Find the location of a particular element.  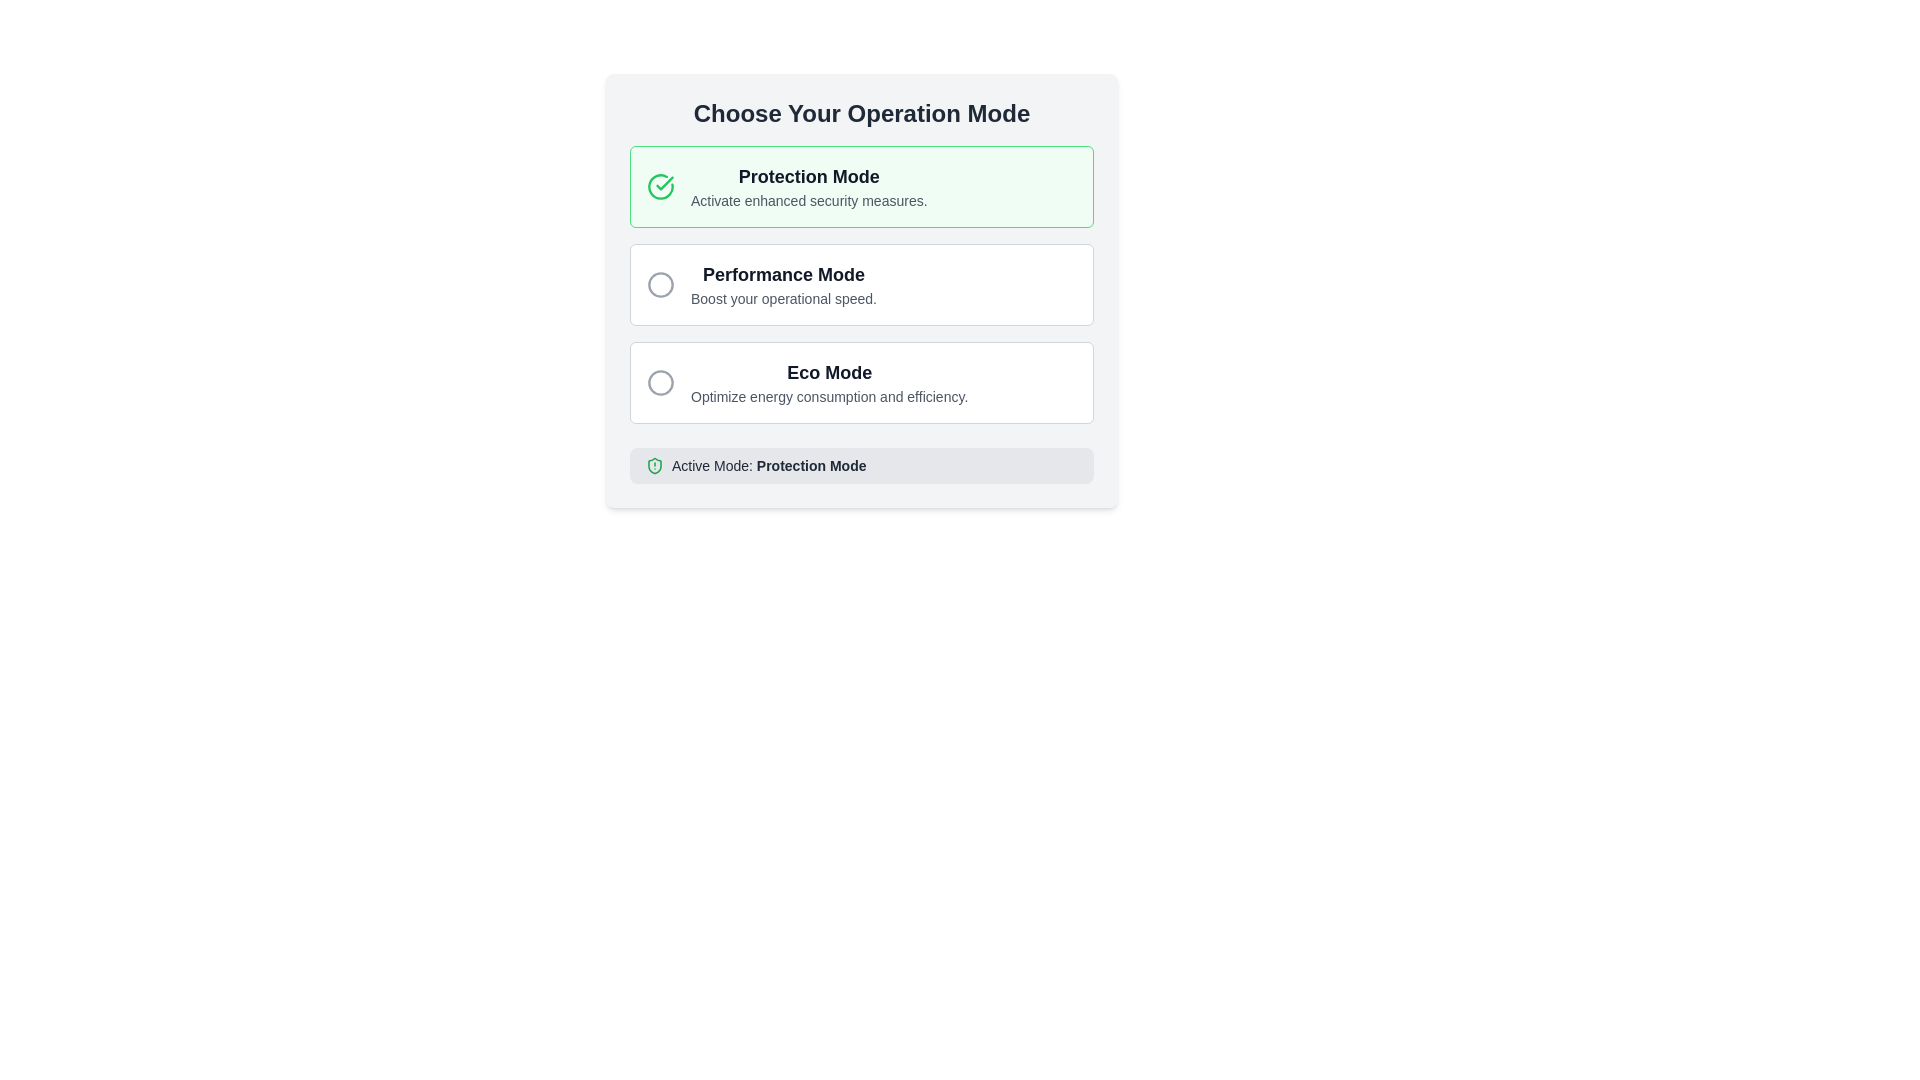

the circular icon with a light gray border located to the left of the 'Performance Mode' text for information is located at coordinates (661, 285).